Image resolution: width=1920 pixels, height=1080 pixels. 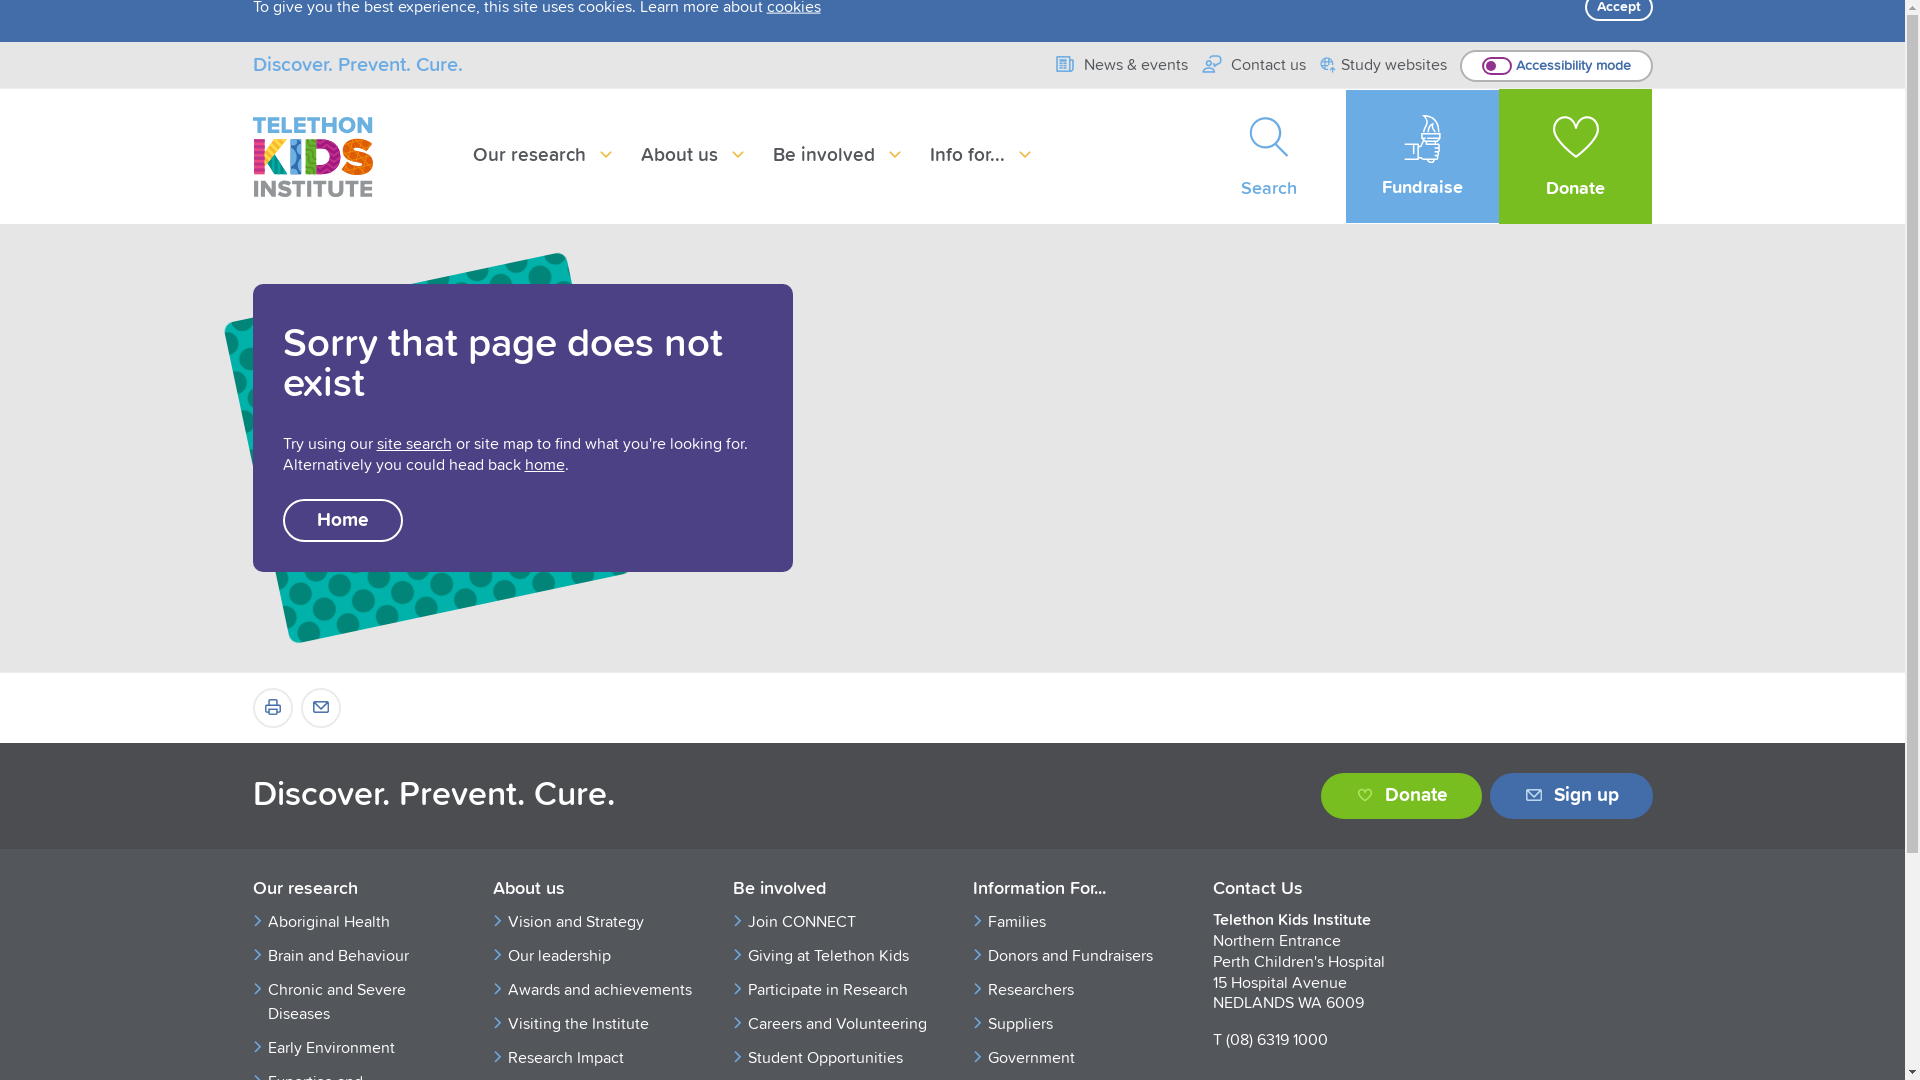 What do you see at coordinates (360, 955) in the screenshot?
I see `'Brain and Behaviour'` at bounding box center [360, 955].